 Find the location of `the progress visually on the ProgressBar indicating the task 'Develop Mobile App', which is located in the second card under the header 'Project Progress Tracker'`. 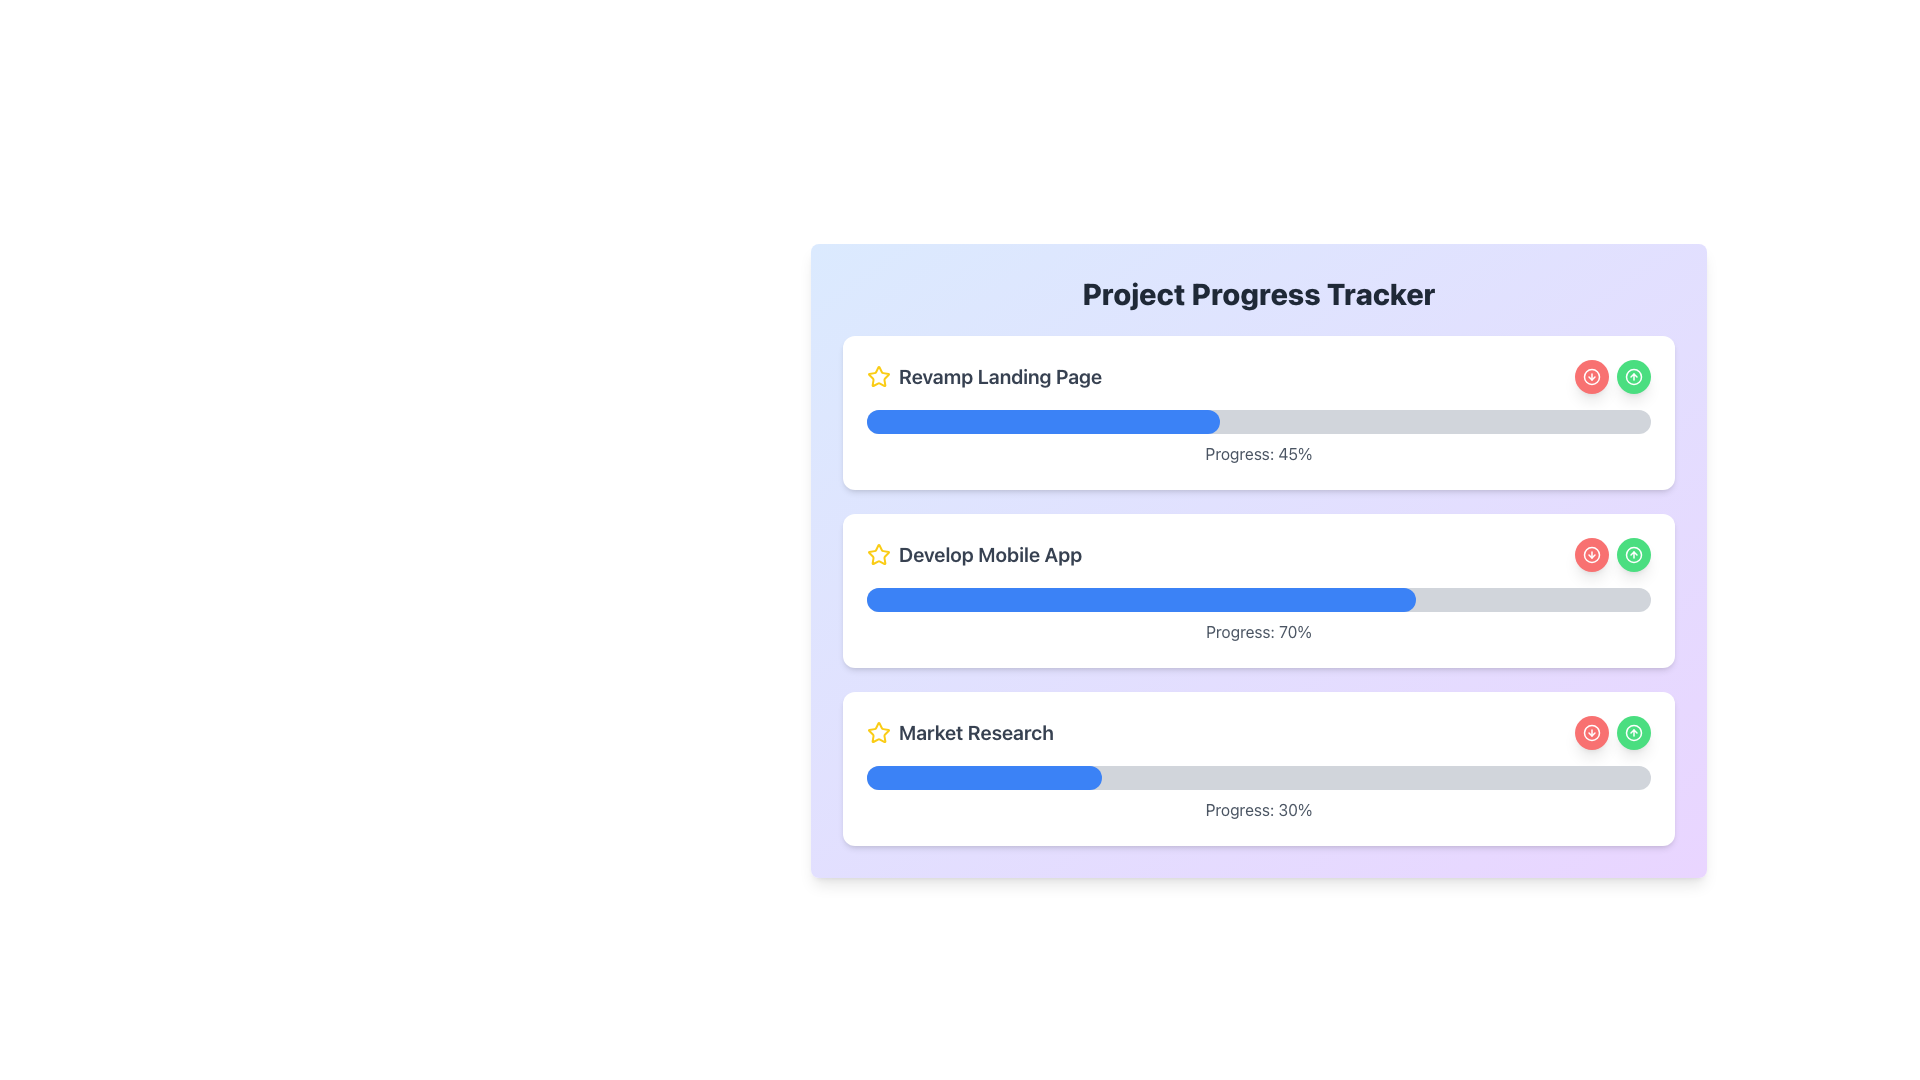

the progress visually on the ProgressBar indicating the task 'Develop Mobile App', which is located in the second card under the header 'Project Progress Tracker' is located at coordinates (1257, 599).